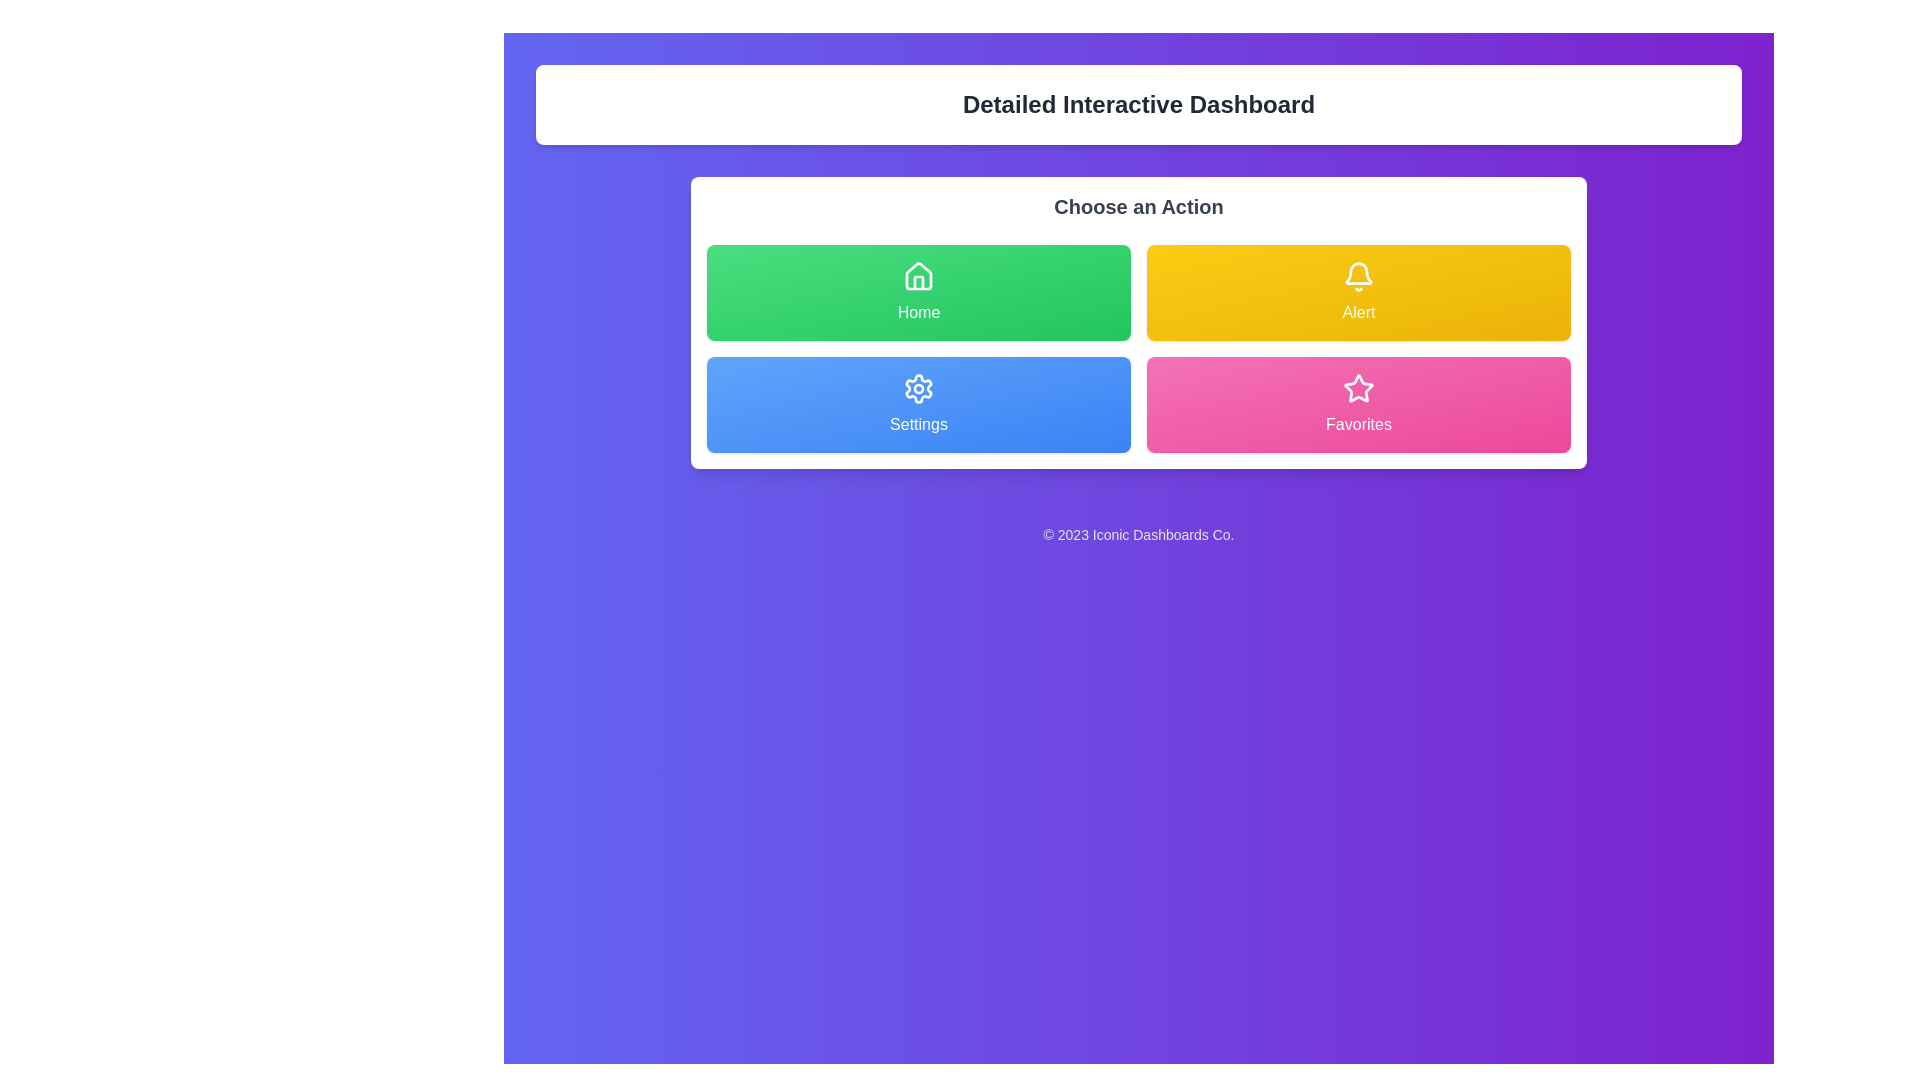 The image size is (1920, 1080). Describe the element at coordinates (1358, 273) in the screenshot. I see `the alert icon, which is the main body of a bell inside the 'Alert' button located in the top row of action buttons in the dashboard interface` at that location.